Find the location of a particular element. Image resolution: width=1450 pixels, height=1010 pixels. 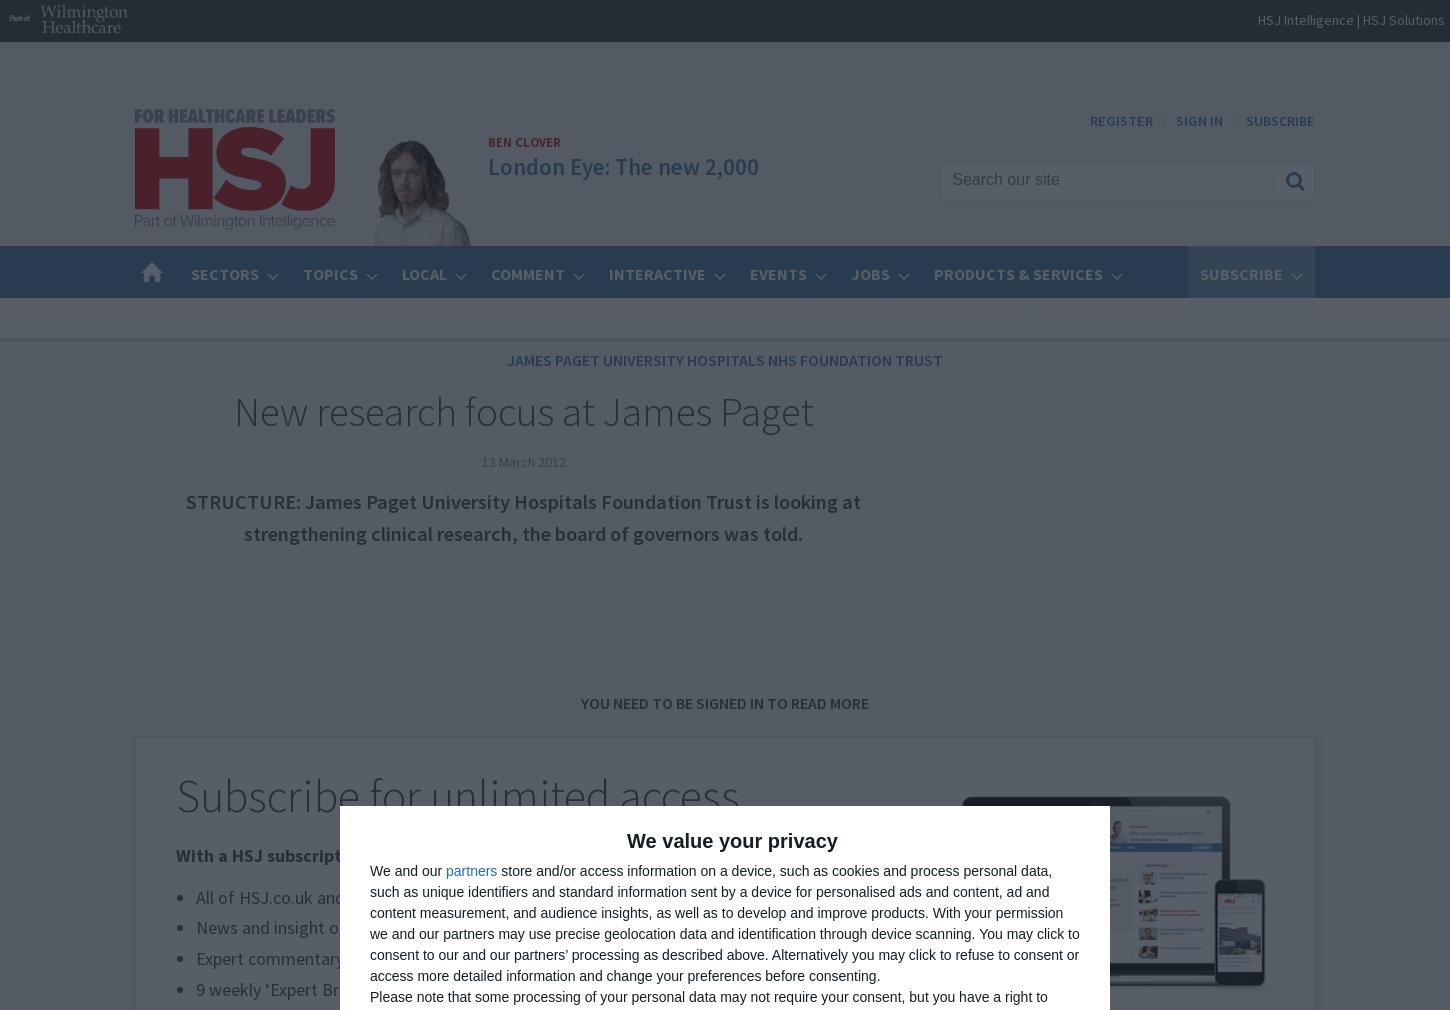

'Find your next career' is located at coordinates (435, 342).